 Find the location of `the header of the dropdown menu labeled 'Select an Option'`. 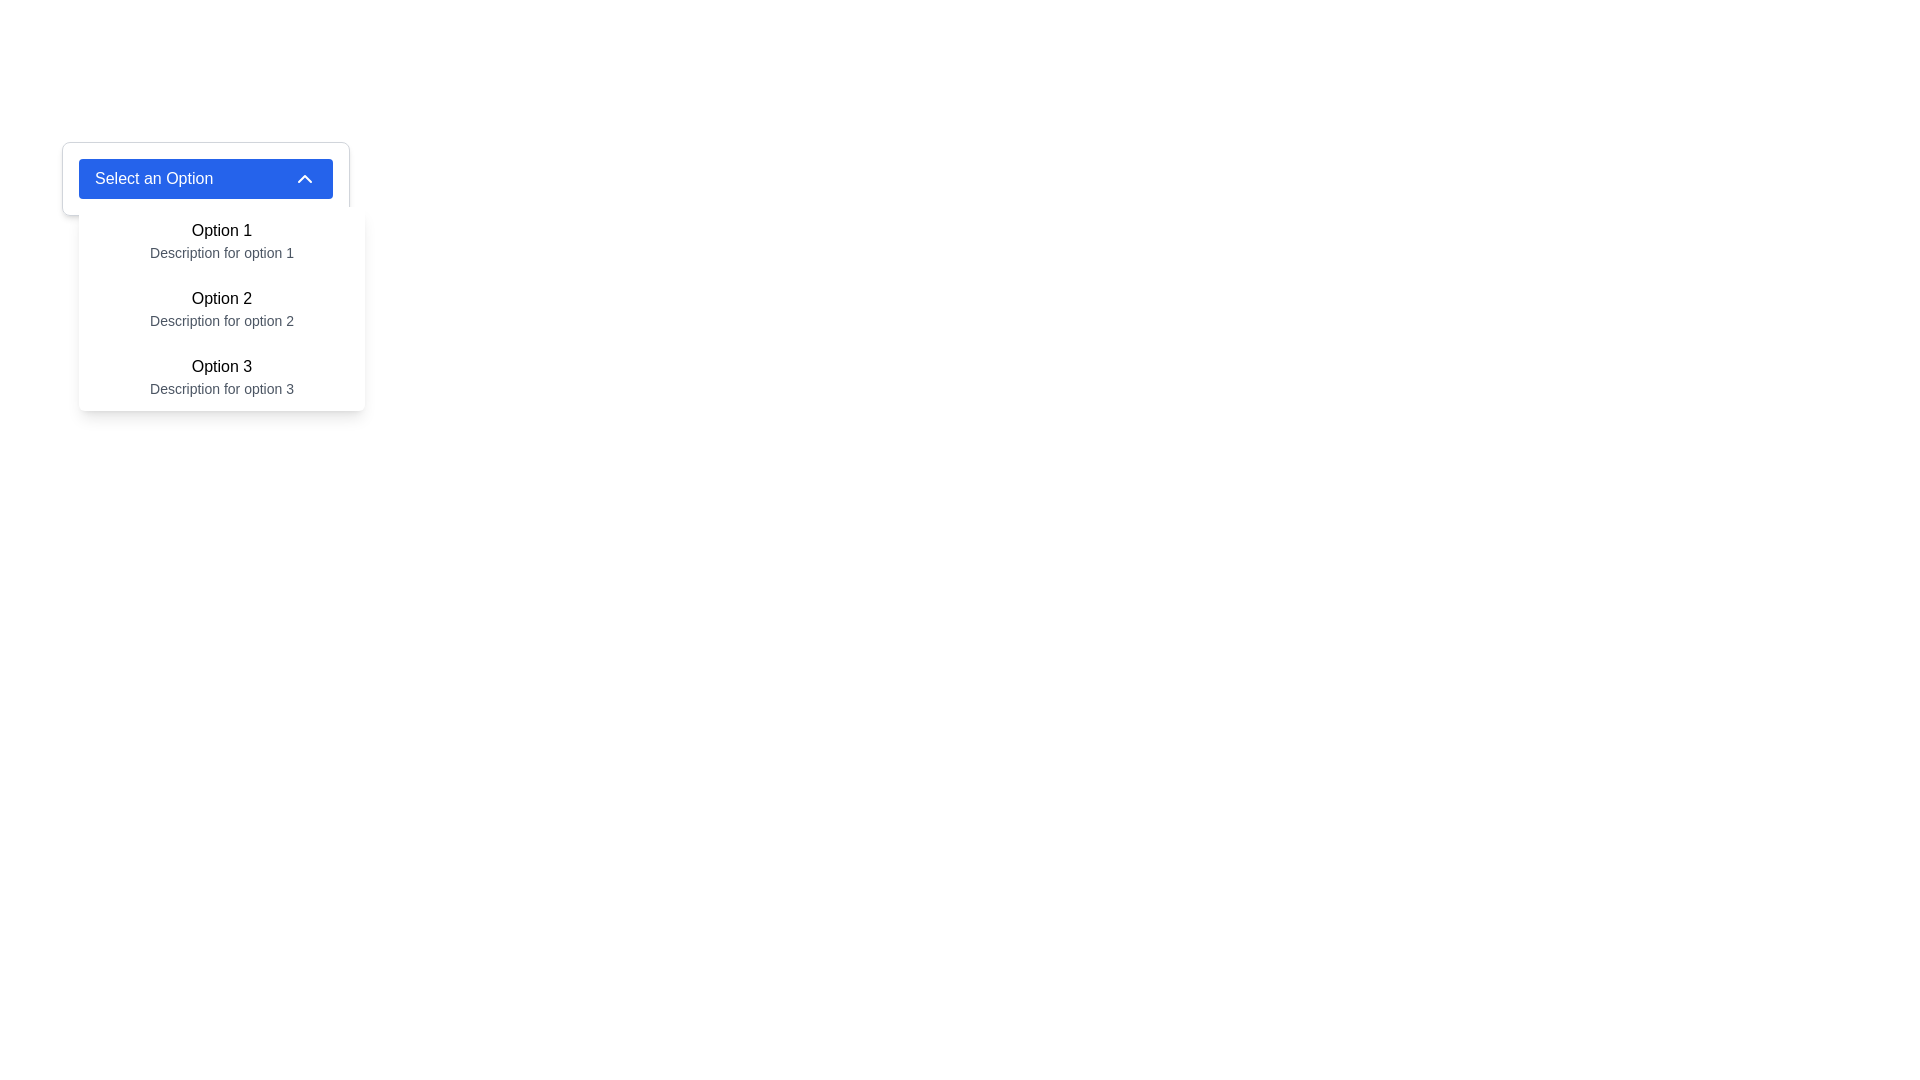

the header of the dropdown menu labeled 'Select an Option' is located at coordinates (206, 177).